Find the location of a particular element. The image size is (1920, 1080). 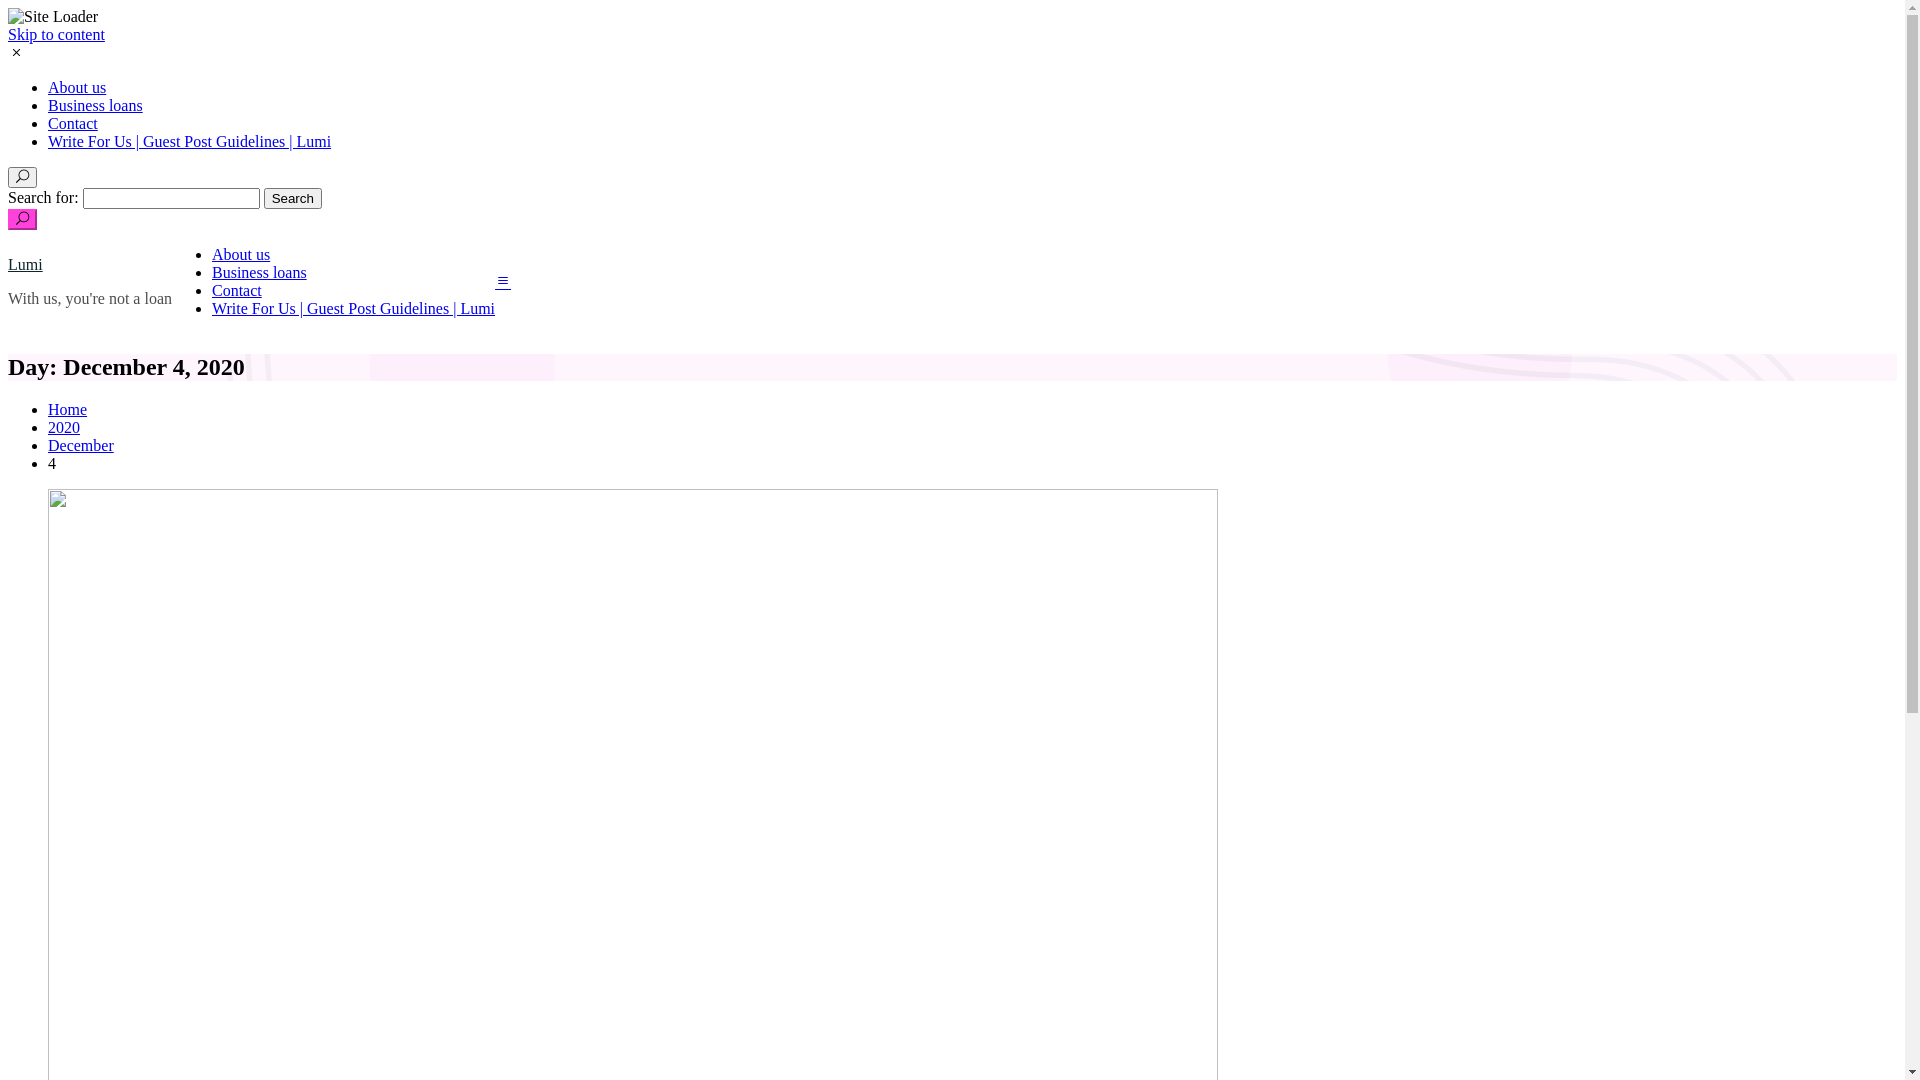

'Skip to content' is located at coordinates (56, 34).